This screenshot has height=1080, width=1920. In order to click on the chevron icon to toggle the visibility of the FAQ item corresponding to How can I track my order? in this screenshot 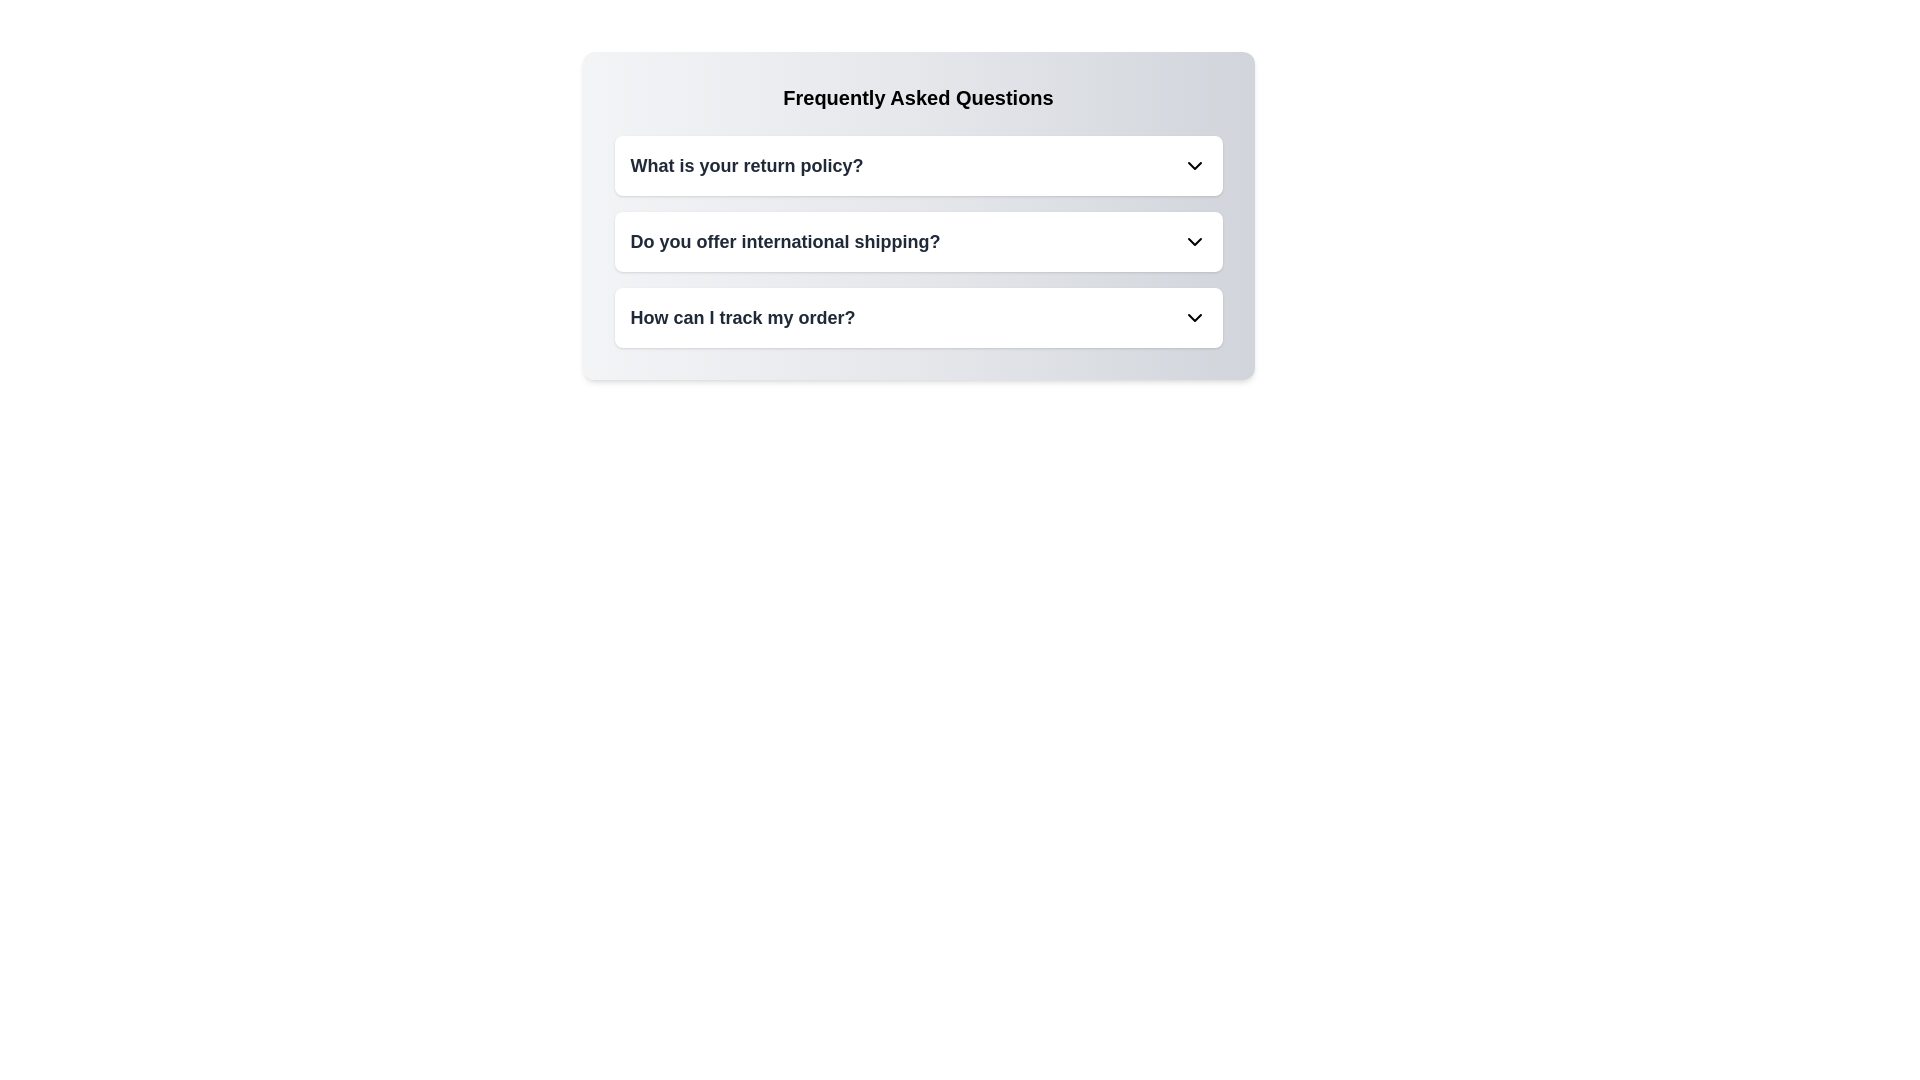, I will do `click(1194, 316)`.